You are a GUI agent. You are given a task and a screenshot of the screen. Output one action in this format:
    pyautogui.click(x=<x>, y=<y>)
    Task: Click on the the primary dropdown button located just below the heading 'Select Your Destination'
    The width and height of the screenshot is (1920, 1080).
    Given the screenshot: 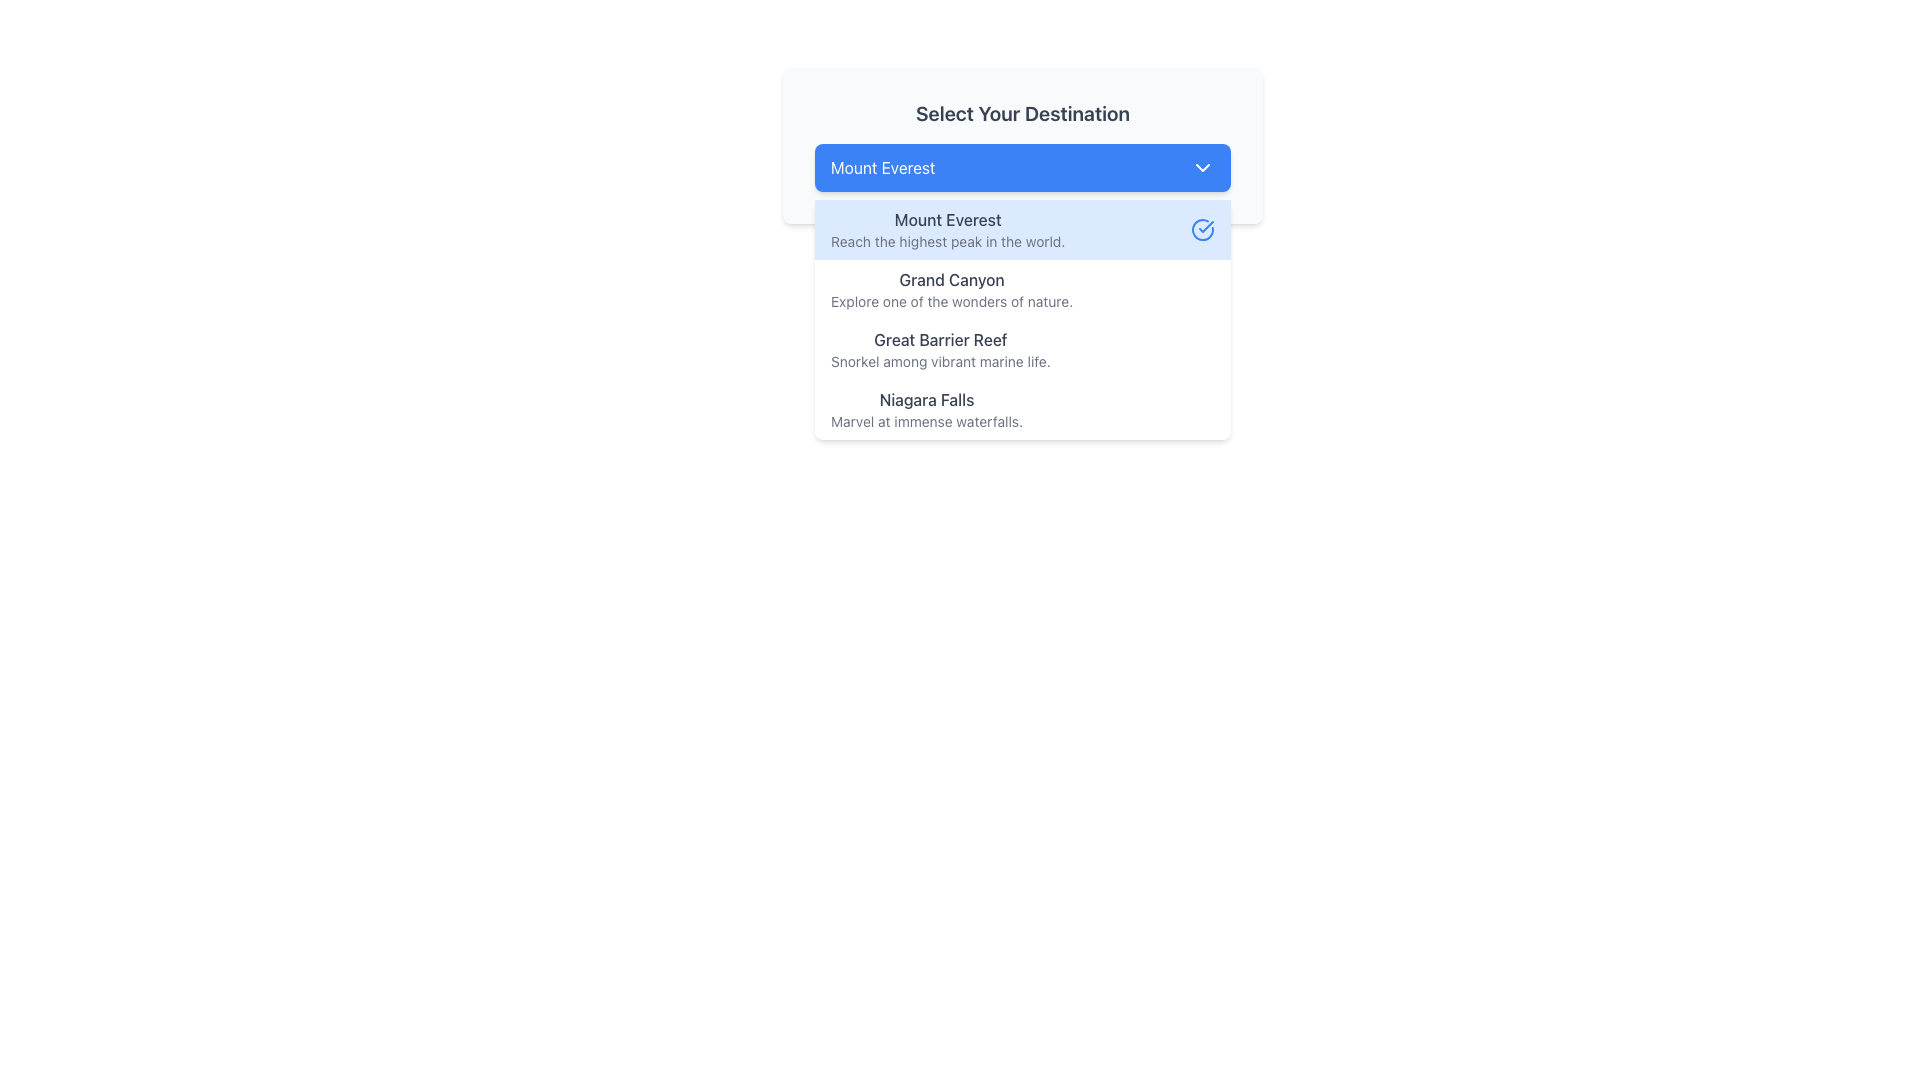 What is the action you would take?
    pyautogui.click(x=1022, y=145)
    